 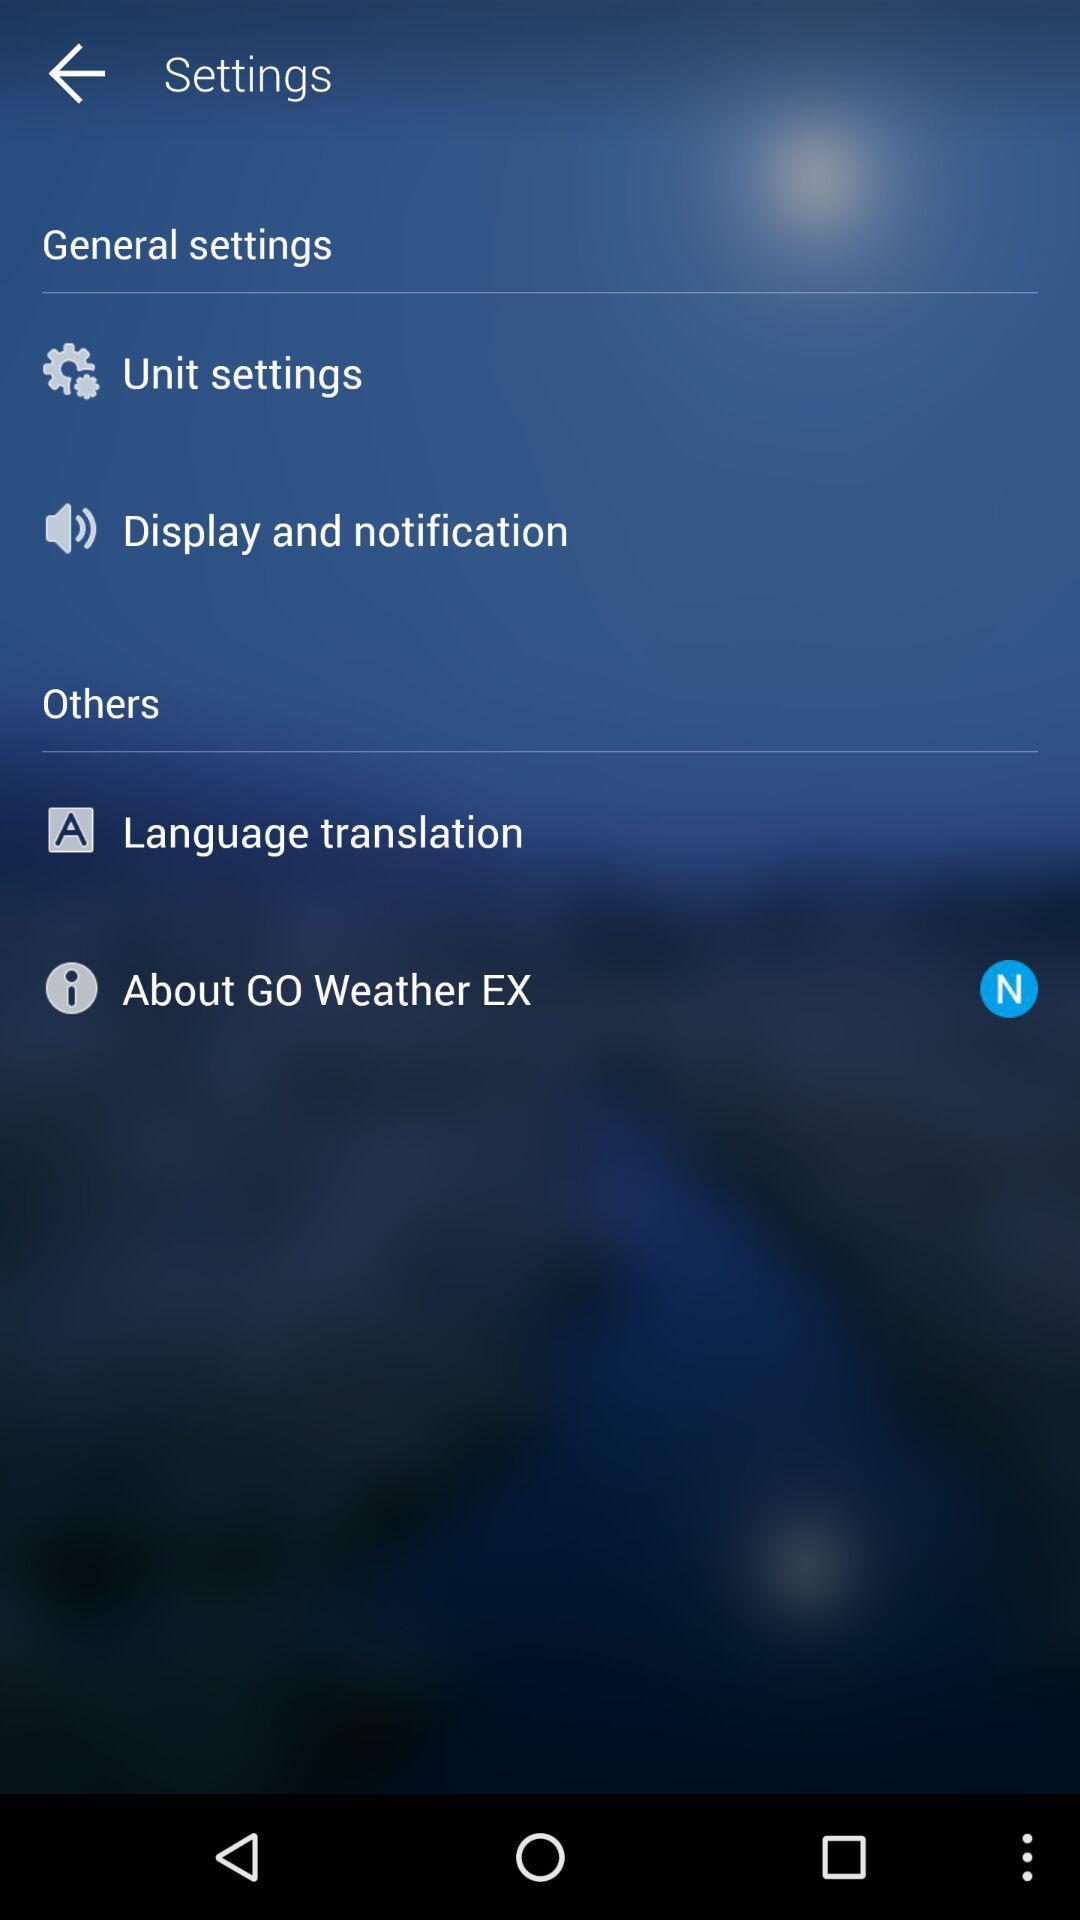 I want to click on the item below general settings icon, so click(x=540, y=371).